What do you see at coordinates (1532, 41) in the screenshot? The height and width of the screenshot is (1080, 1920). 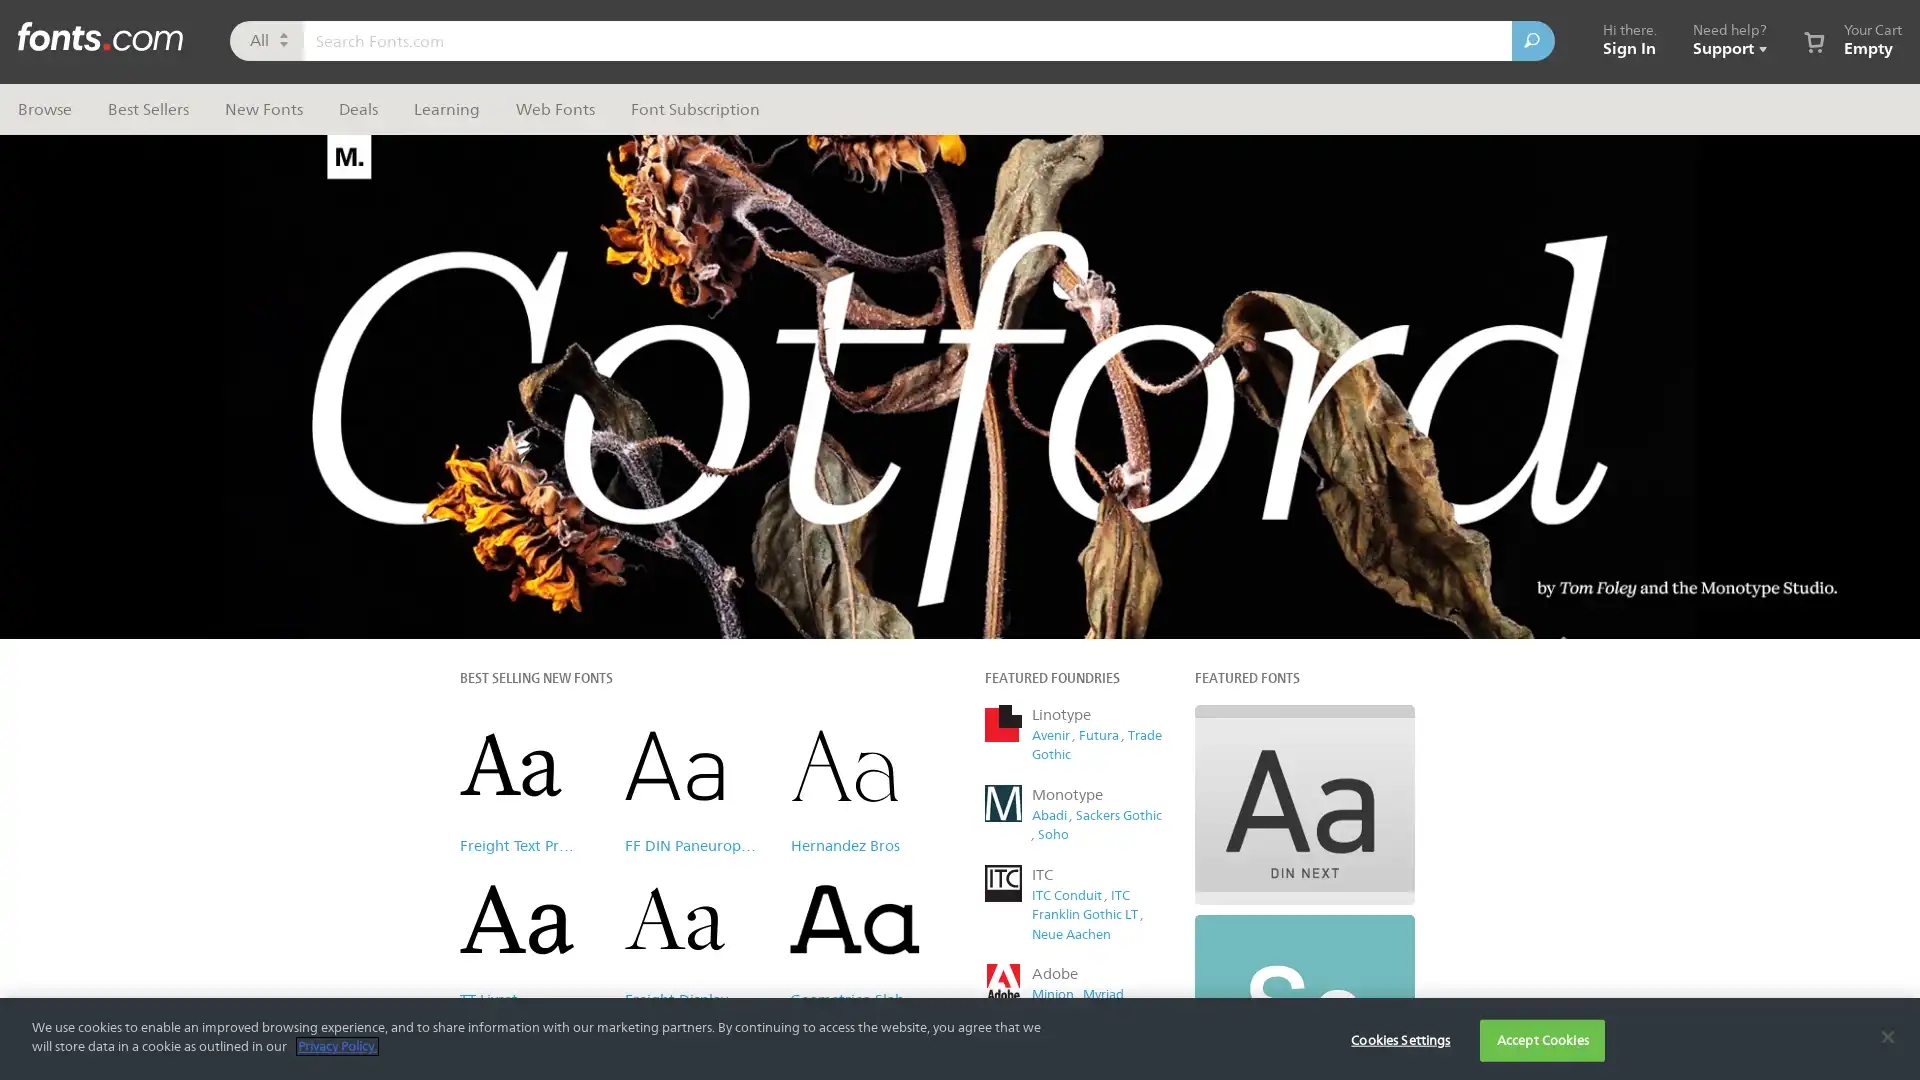 I see `Search` at bounding box center [1532, 41].